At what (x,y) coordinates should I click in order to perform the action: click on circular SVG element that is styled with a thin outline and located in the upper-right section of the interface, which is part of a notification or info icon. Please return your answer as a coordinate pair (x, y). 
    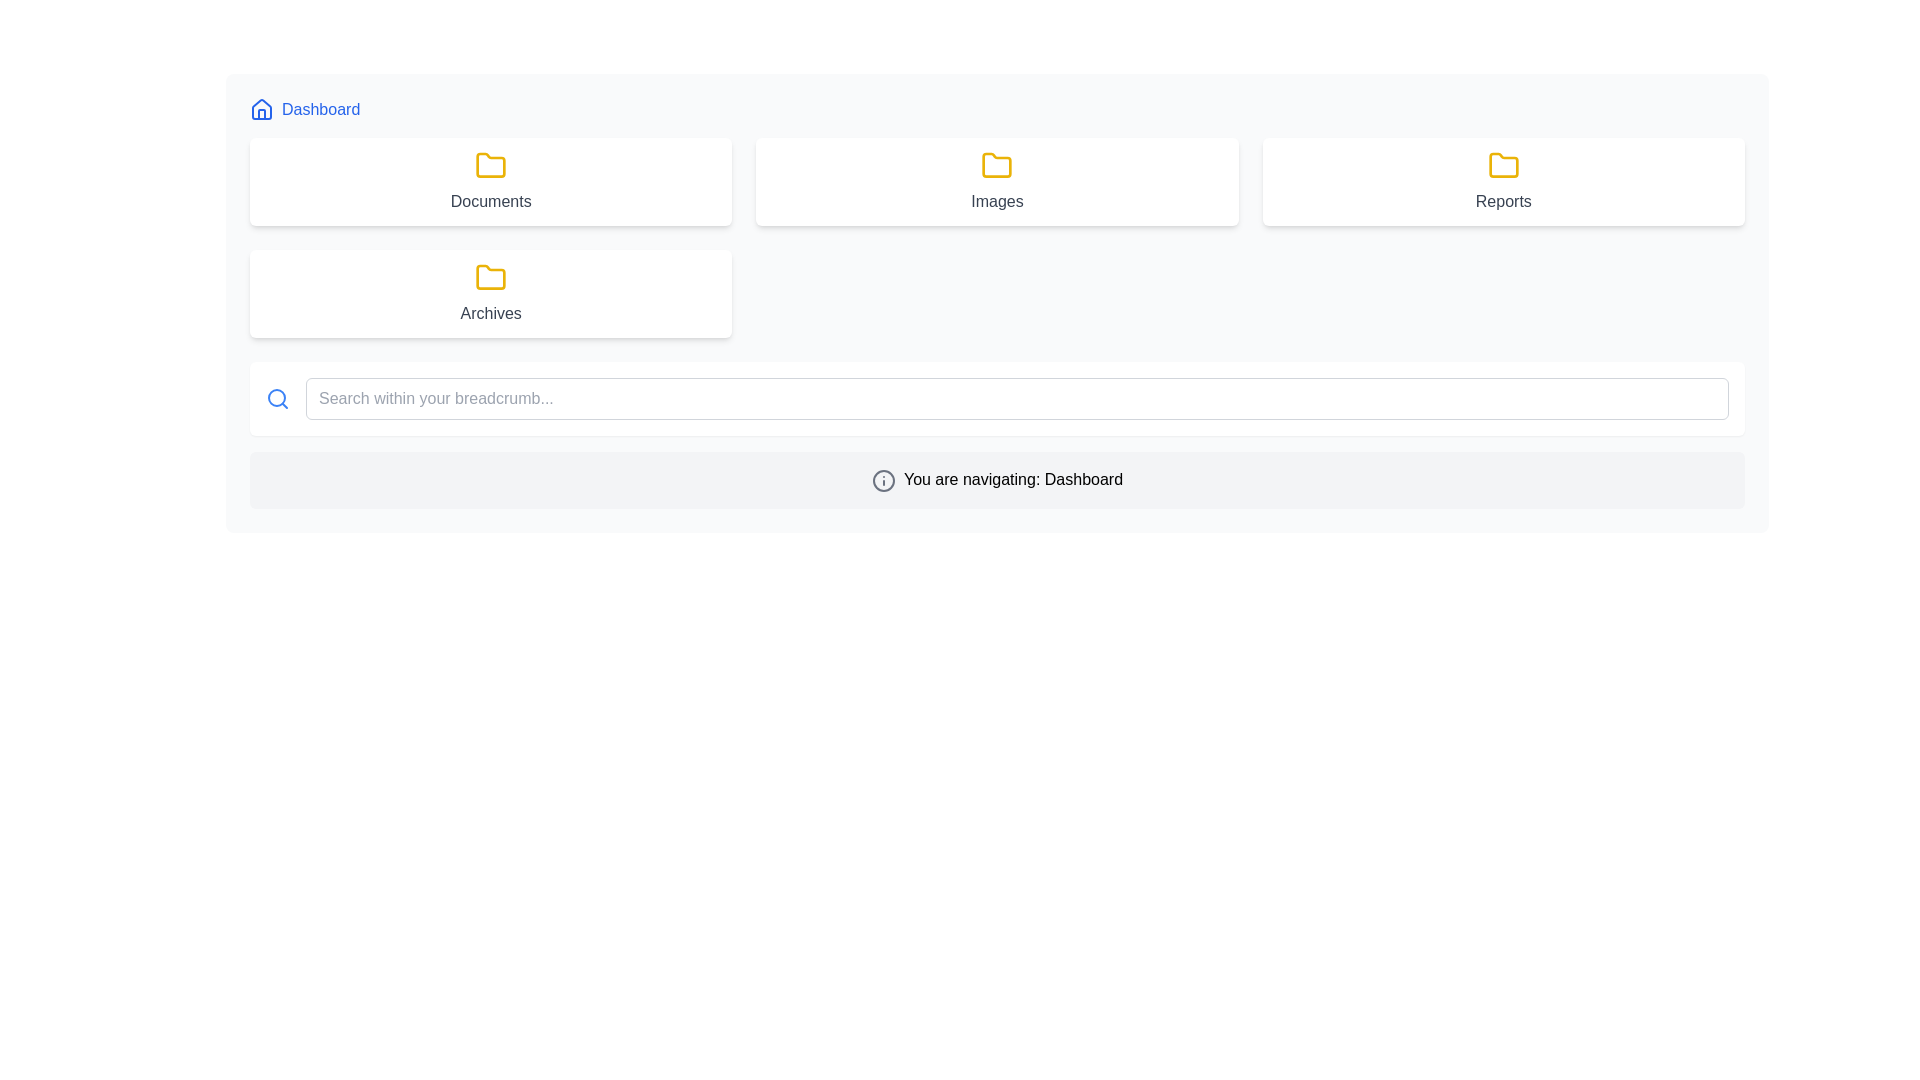
    Looking at the image, I should click on (882, 480).